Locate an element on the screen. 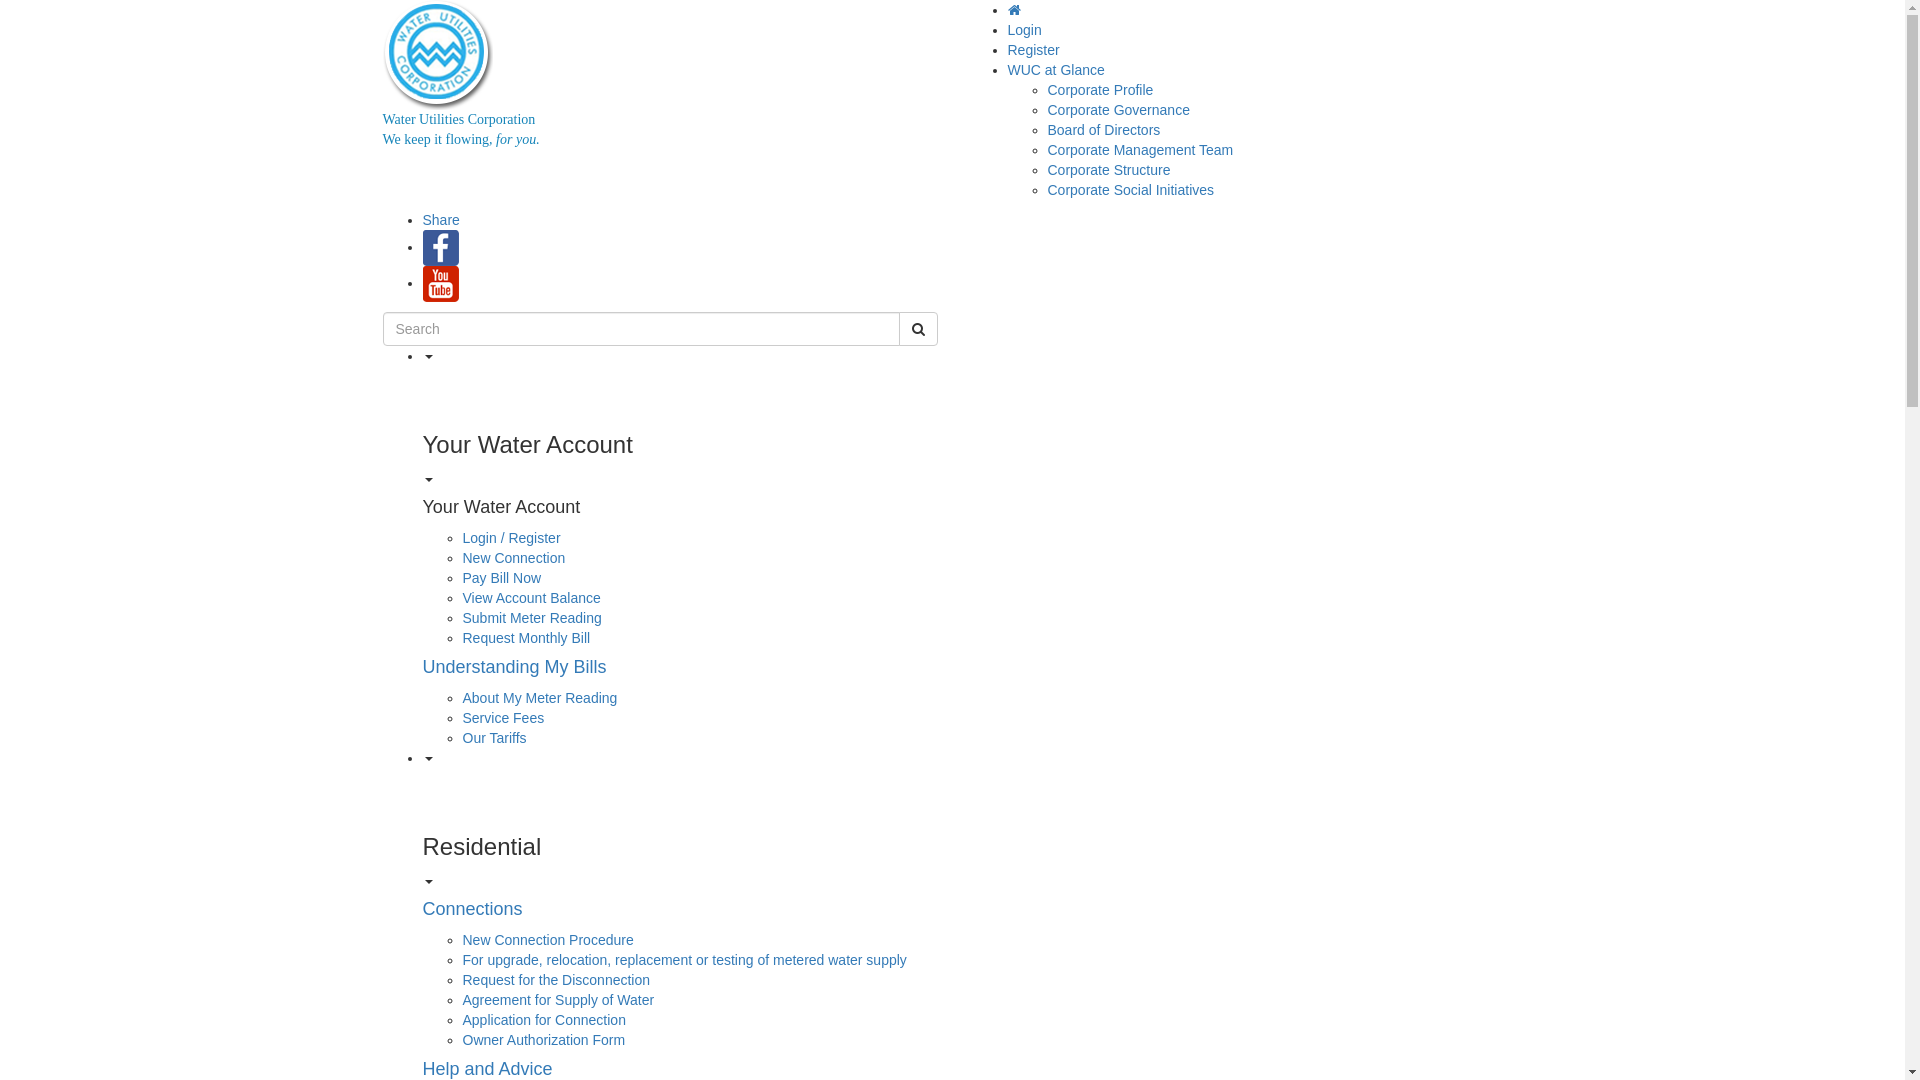 The width and height of the screenshot is (1920, 1080). 'Agreement for Supply of Water' is located at coordinates (557, 999).